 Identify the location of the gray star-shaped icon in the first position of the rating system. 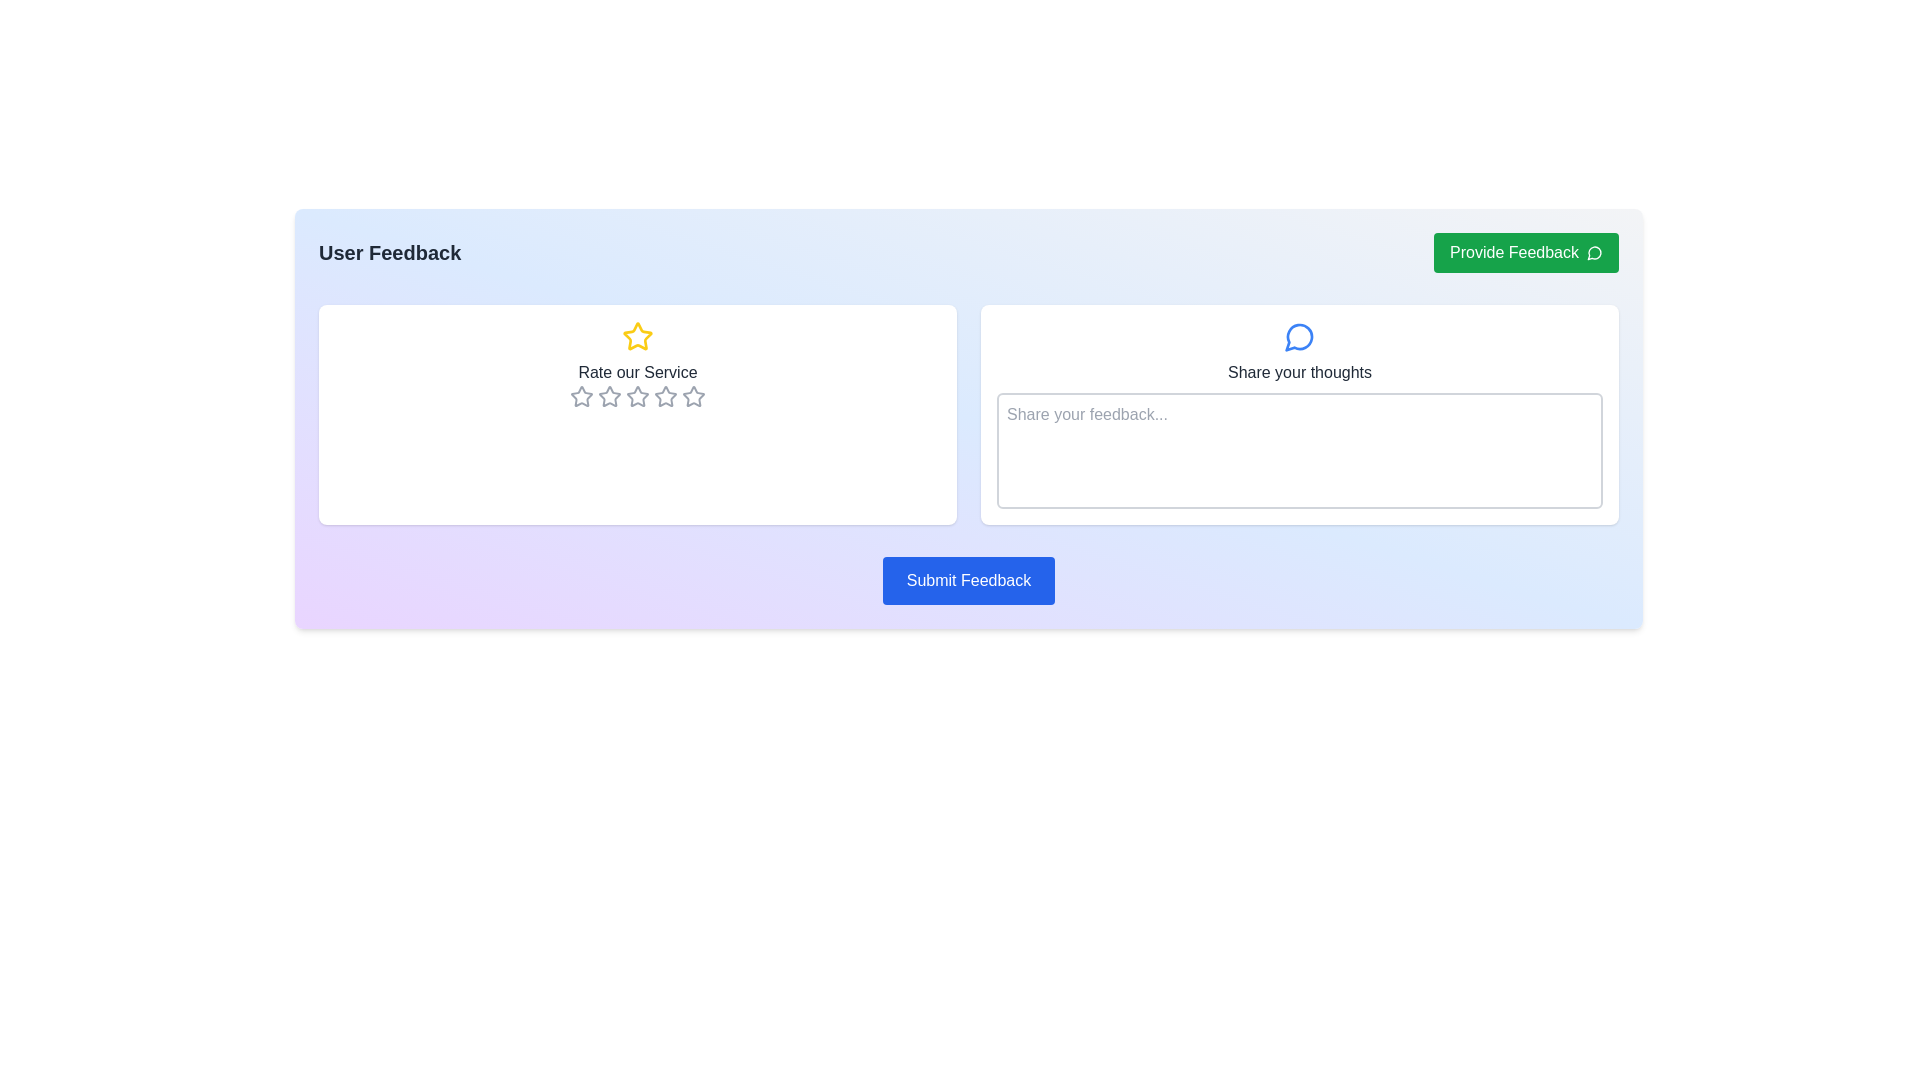
(580, 396).